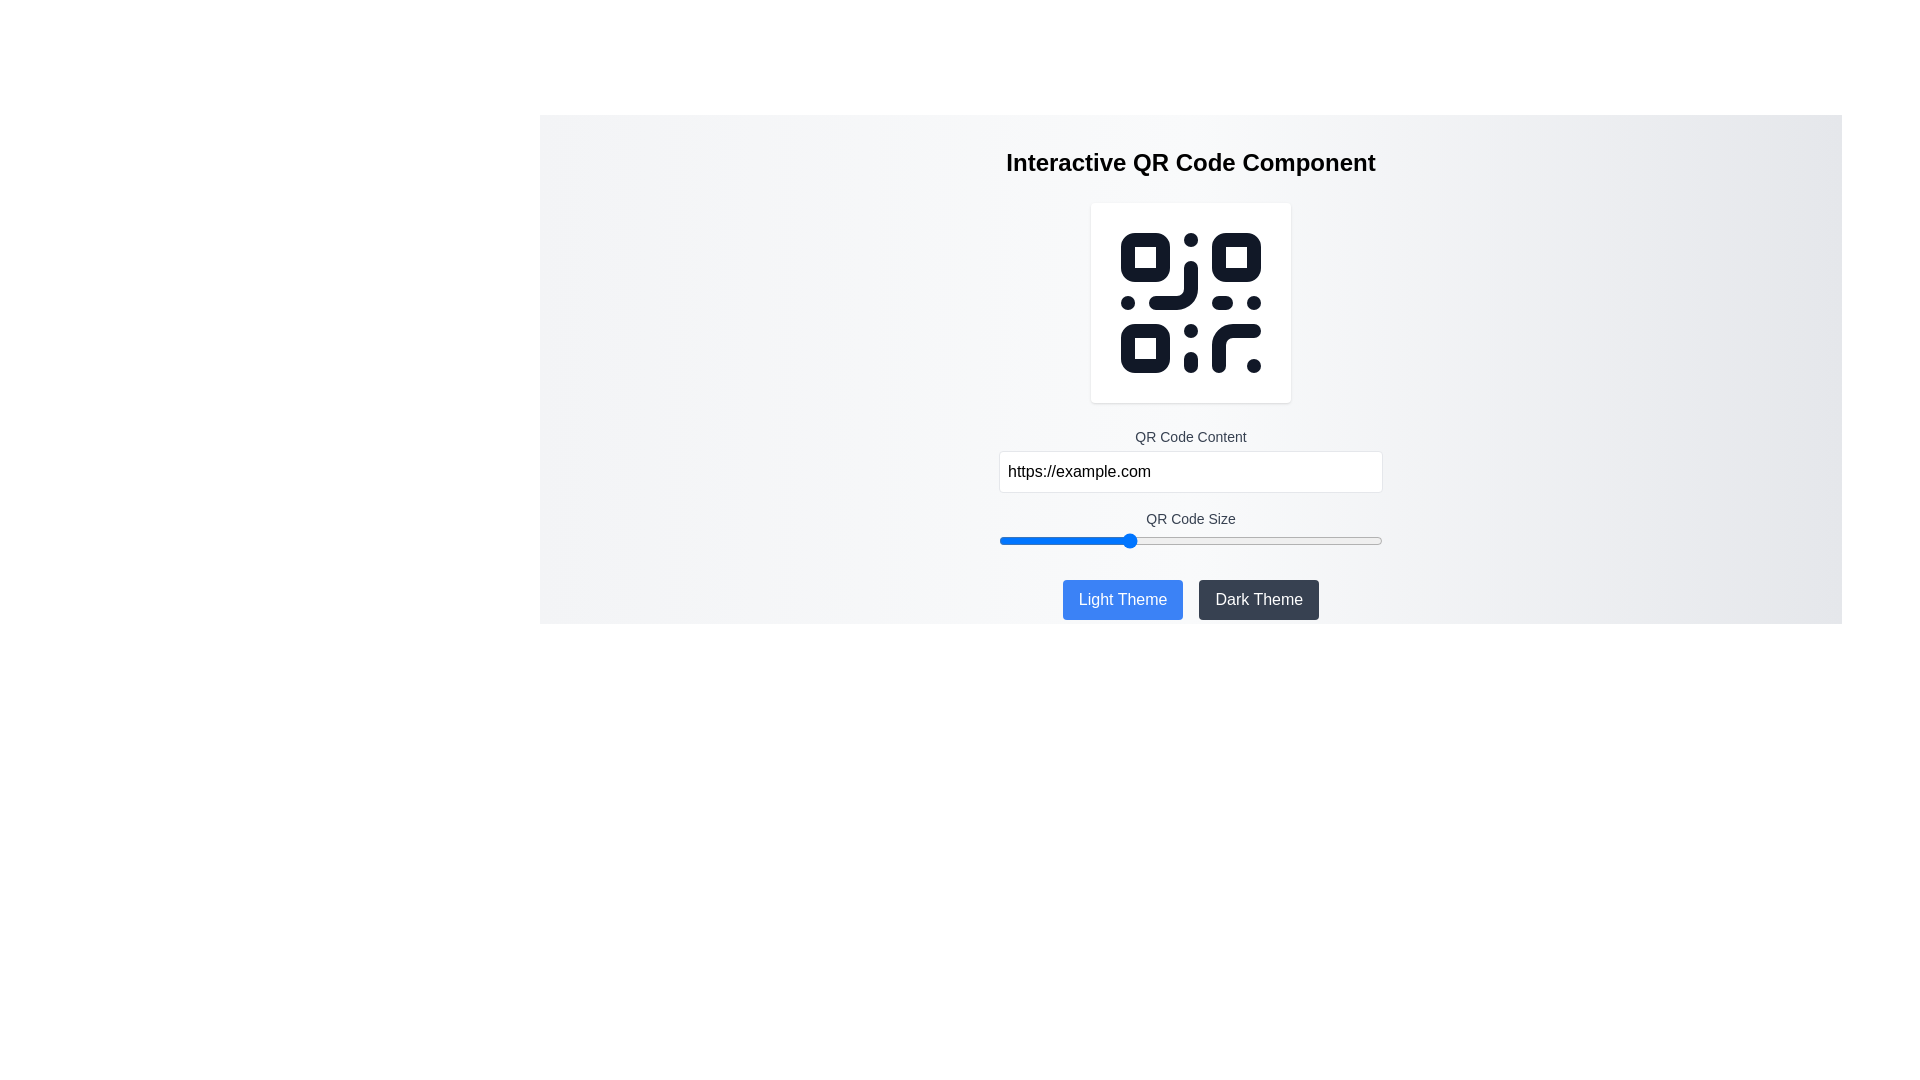 The width and height of the screenshot is (1920, 1080). Describe the element at coordinates (1190, 435) in the screenshot. I see `the Text label that describes the purpose of the adjacent text input field for generating a QR code, positioned above the text input and below the QR Code image` at that location.